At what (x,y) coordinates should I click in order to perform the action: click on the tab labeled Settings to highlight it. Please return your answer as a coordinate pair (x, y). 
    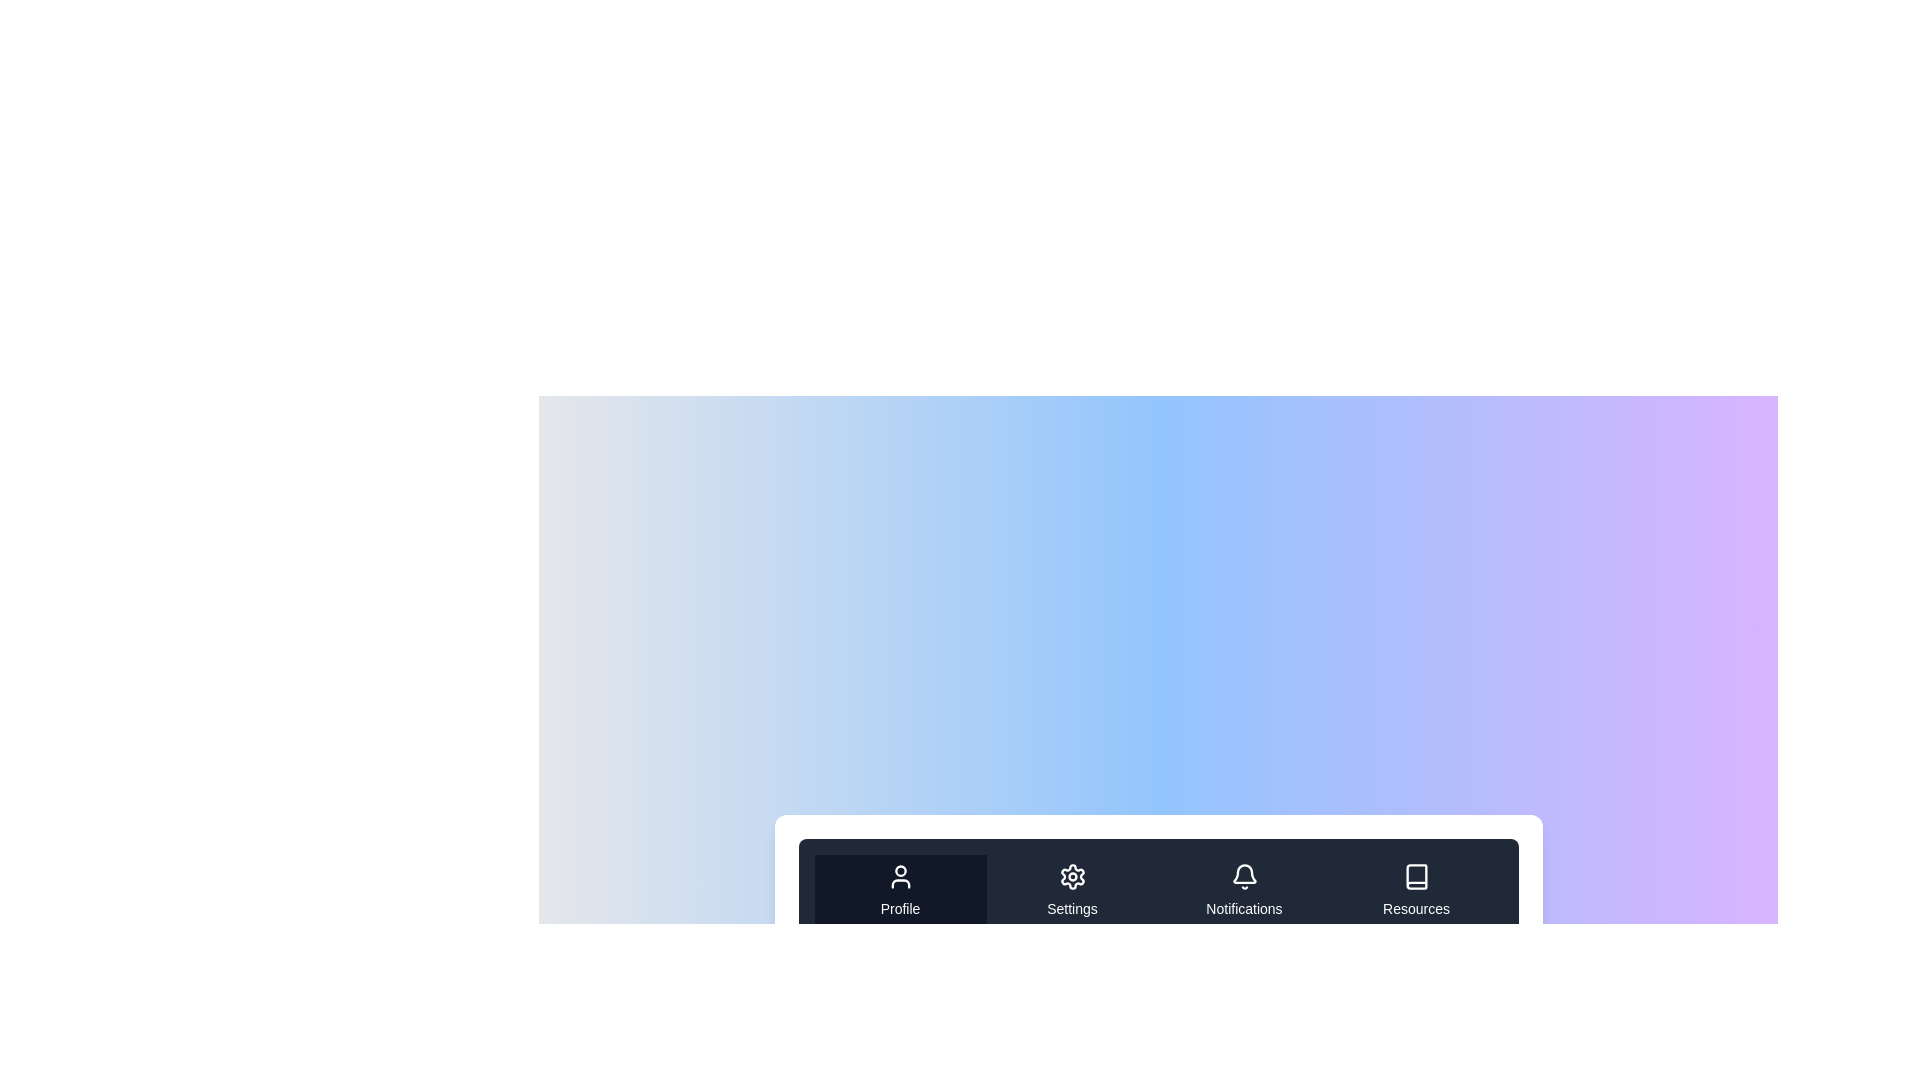
    Looking at the image, I should click on (1071, 890).